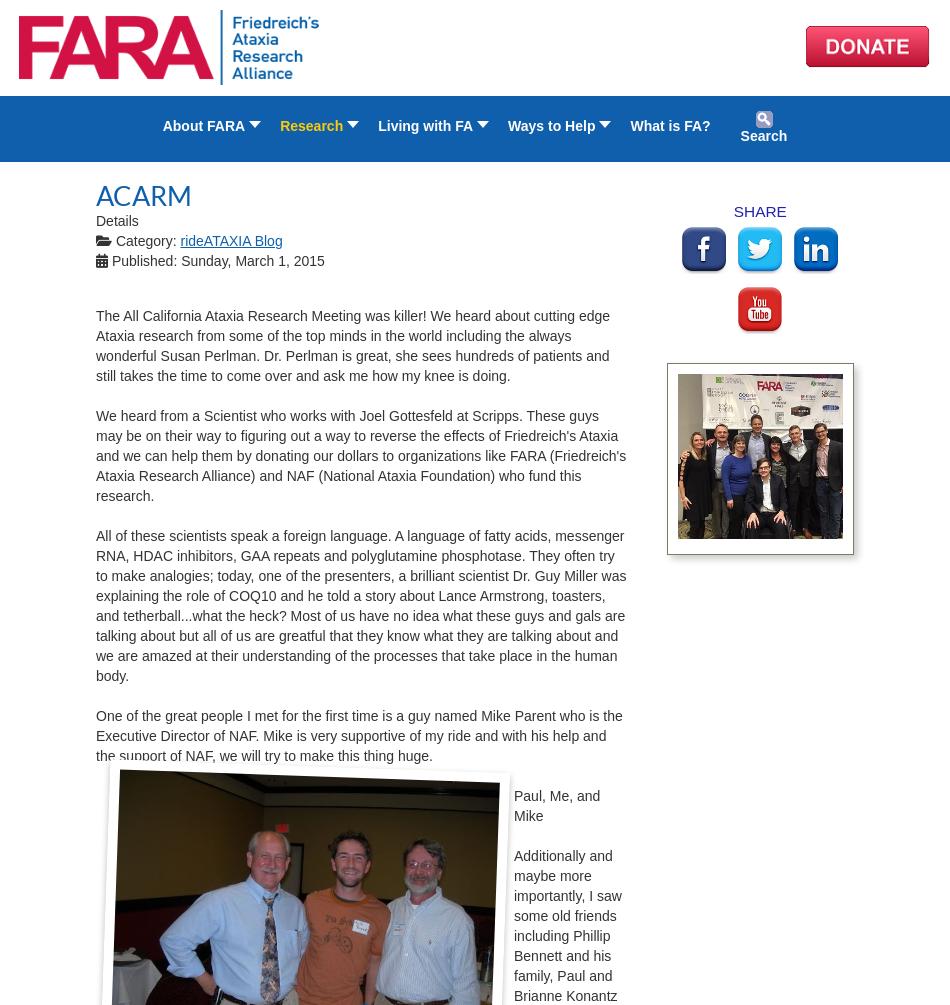 The width and height of the screenshot is (950, 1005). I want to click on 'Paul, Me, and Mike', so click(556, 806).